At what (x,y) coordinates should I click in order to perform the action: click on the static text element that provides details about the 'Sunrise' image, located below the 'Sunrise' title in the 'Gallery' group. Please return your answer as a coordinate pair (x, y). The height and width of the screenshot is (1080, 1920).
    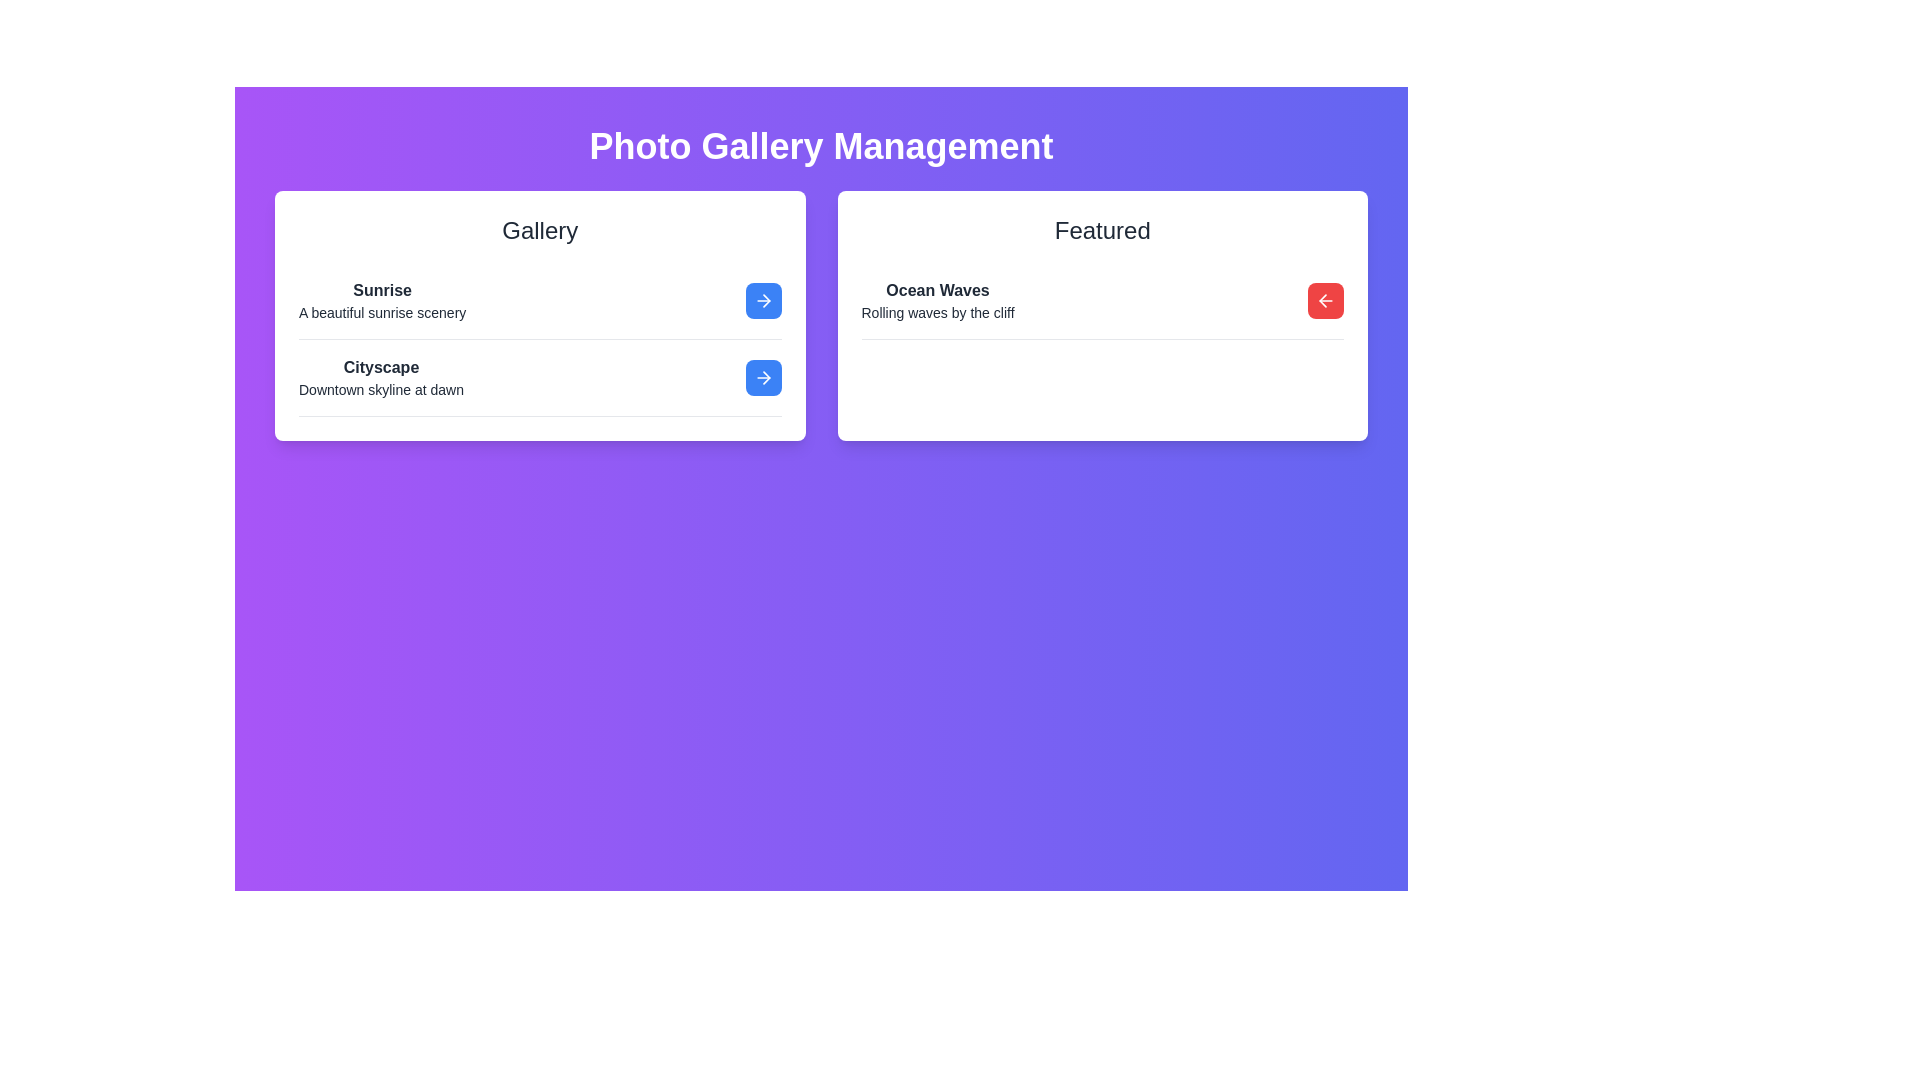
    Looking at the image, I should click on (382, 312).